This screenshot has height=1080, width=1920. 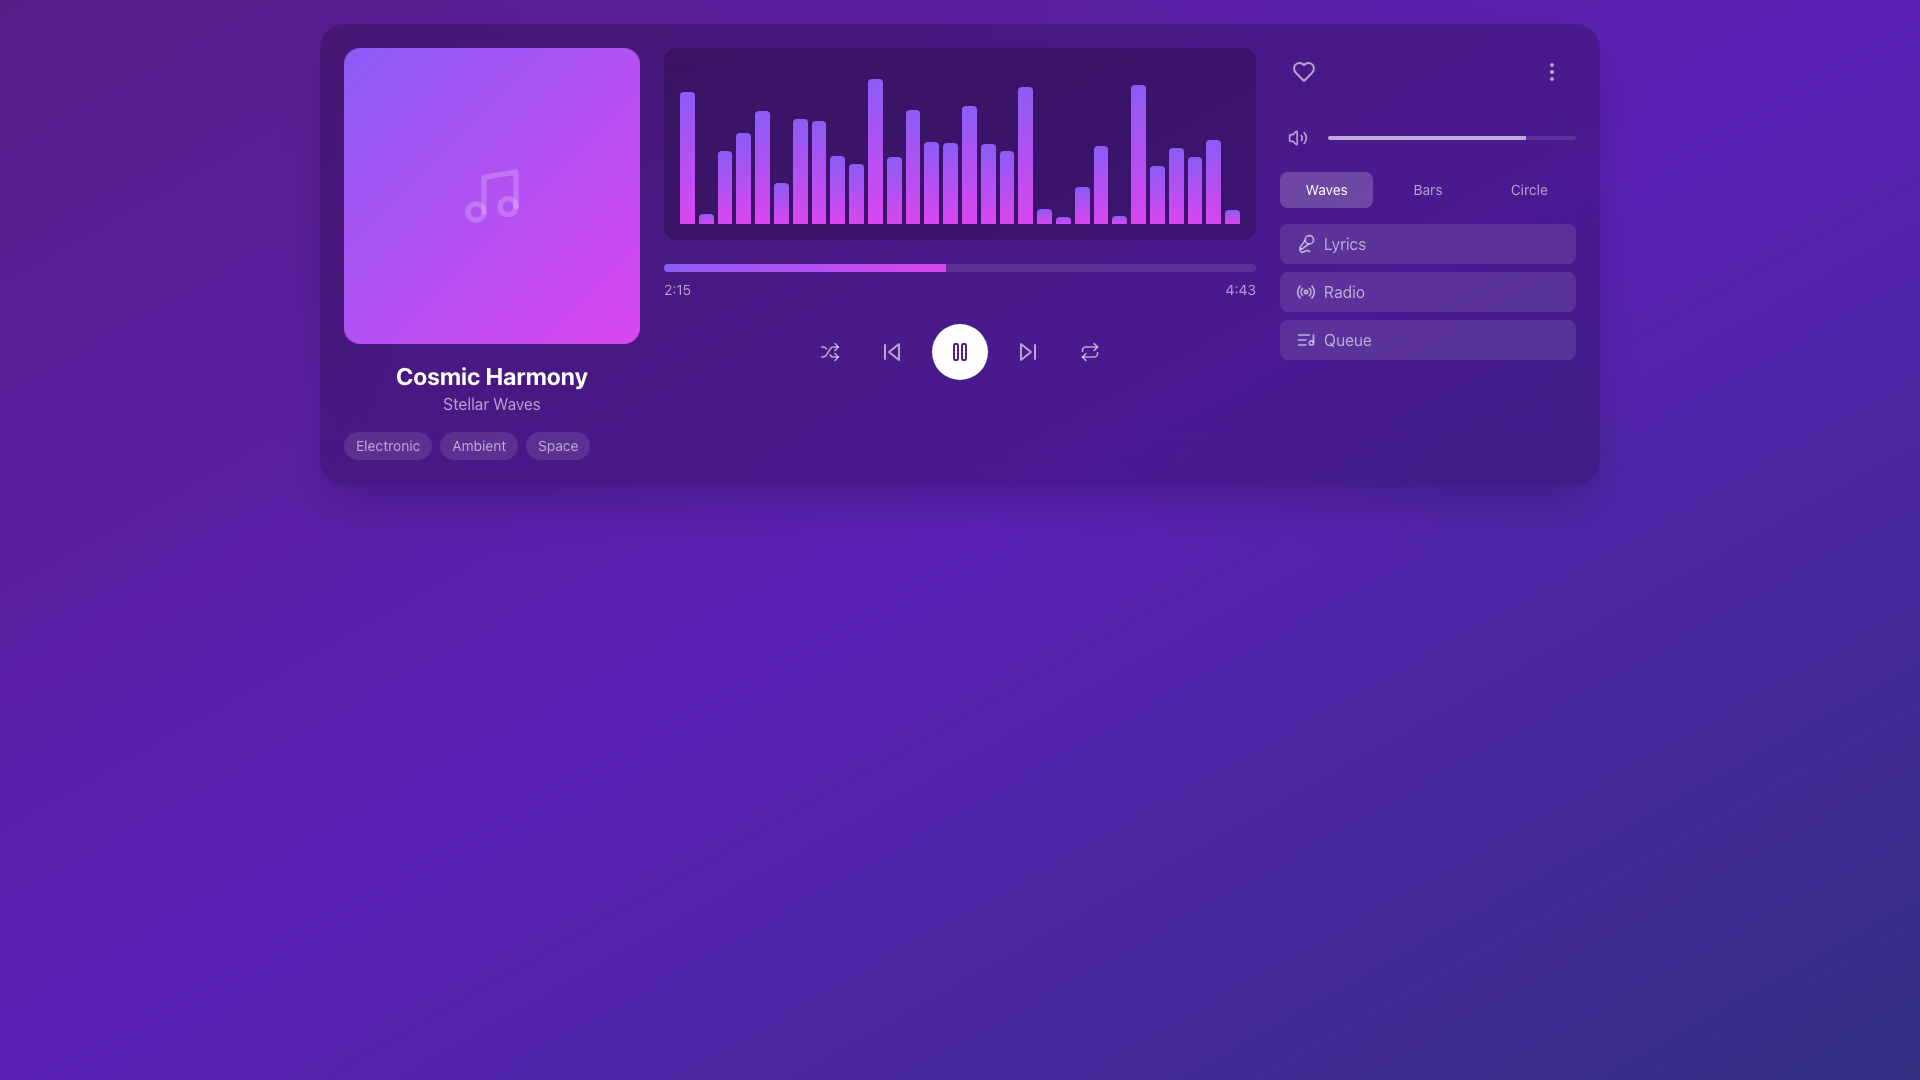 I want to click on the 22nd vertical audio bar in the graphical visualization component representing the audio spectrum, so click(x=1081, y=205).